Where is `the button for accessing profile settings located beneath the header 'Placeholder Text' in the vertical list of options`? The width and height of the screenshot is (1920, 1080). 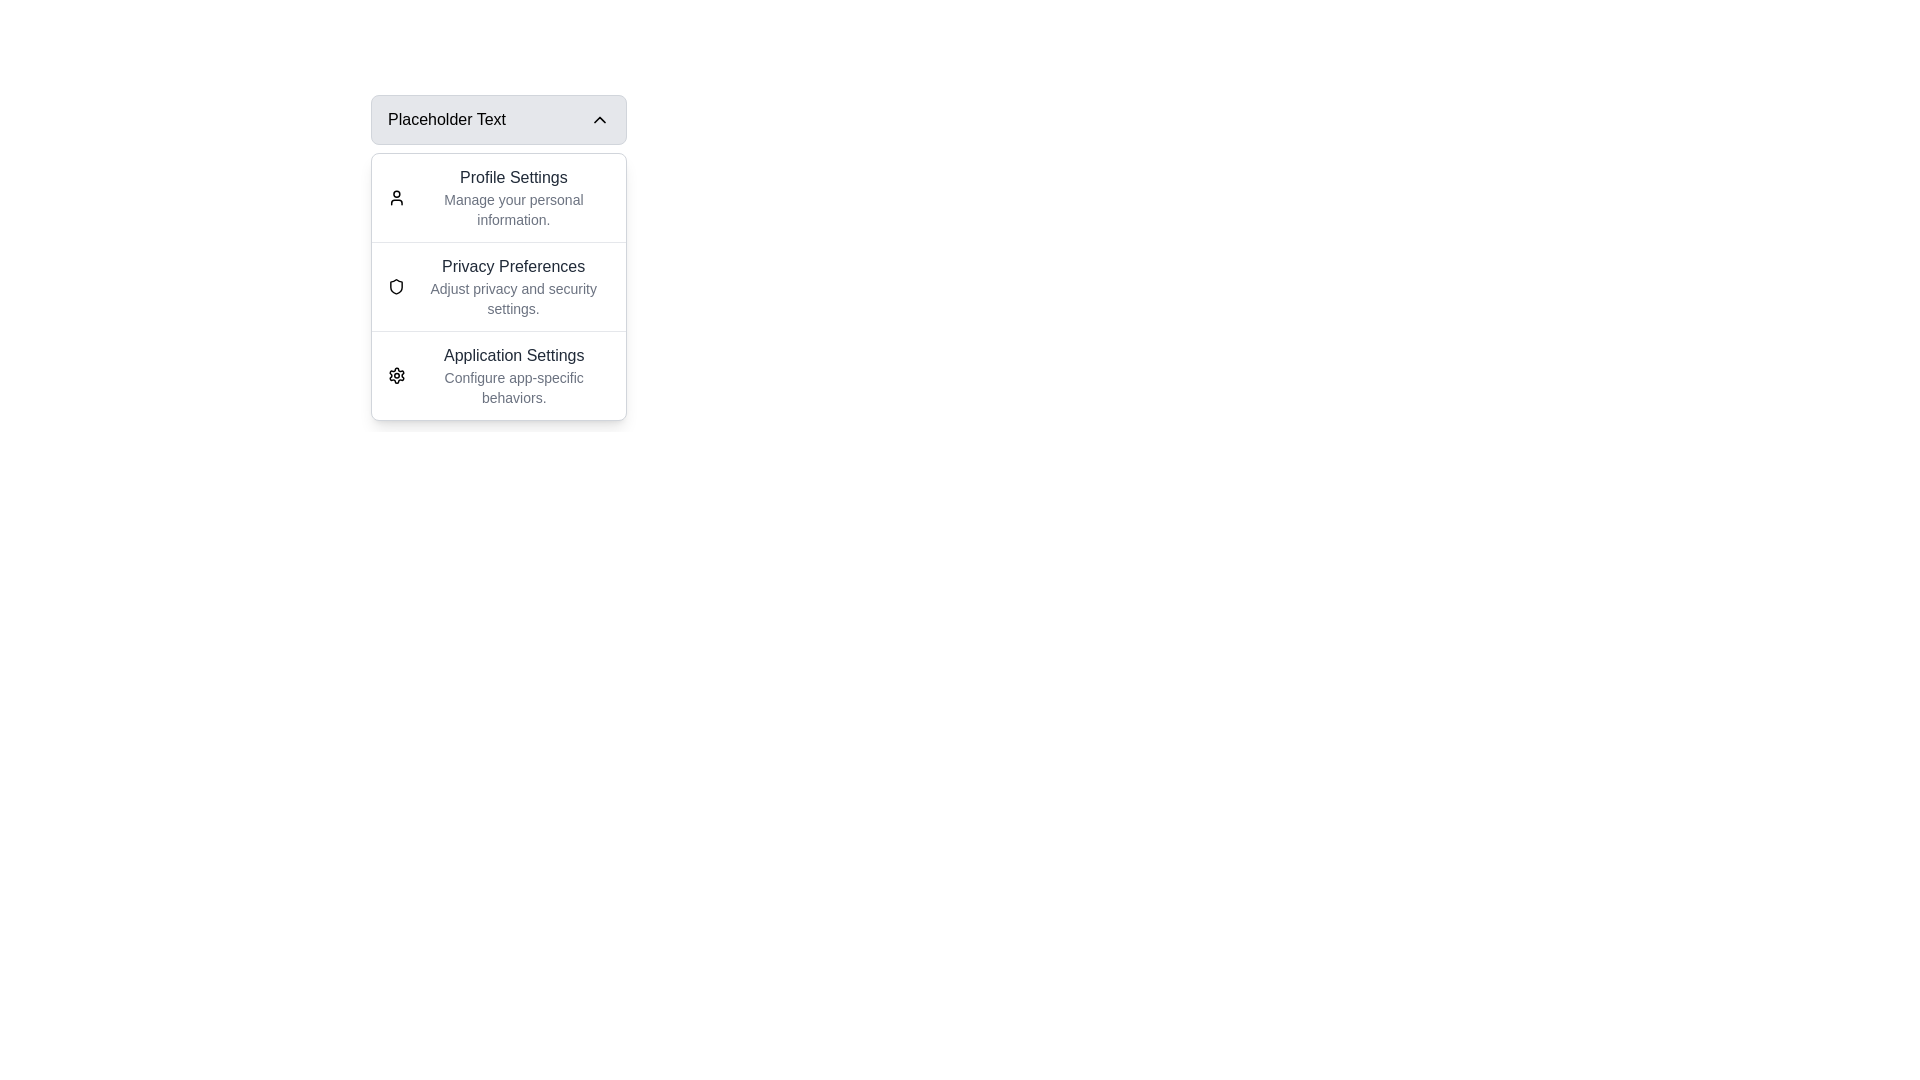
the button for accessing profile settings located beneath the header 'Placeholder Text' in the vertical list of options is located at coordinates (499, 197).